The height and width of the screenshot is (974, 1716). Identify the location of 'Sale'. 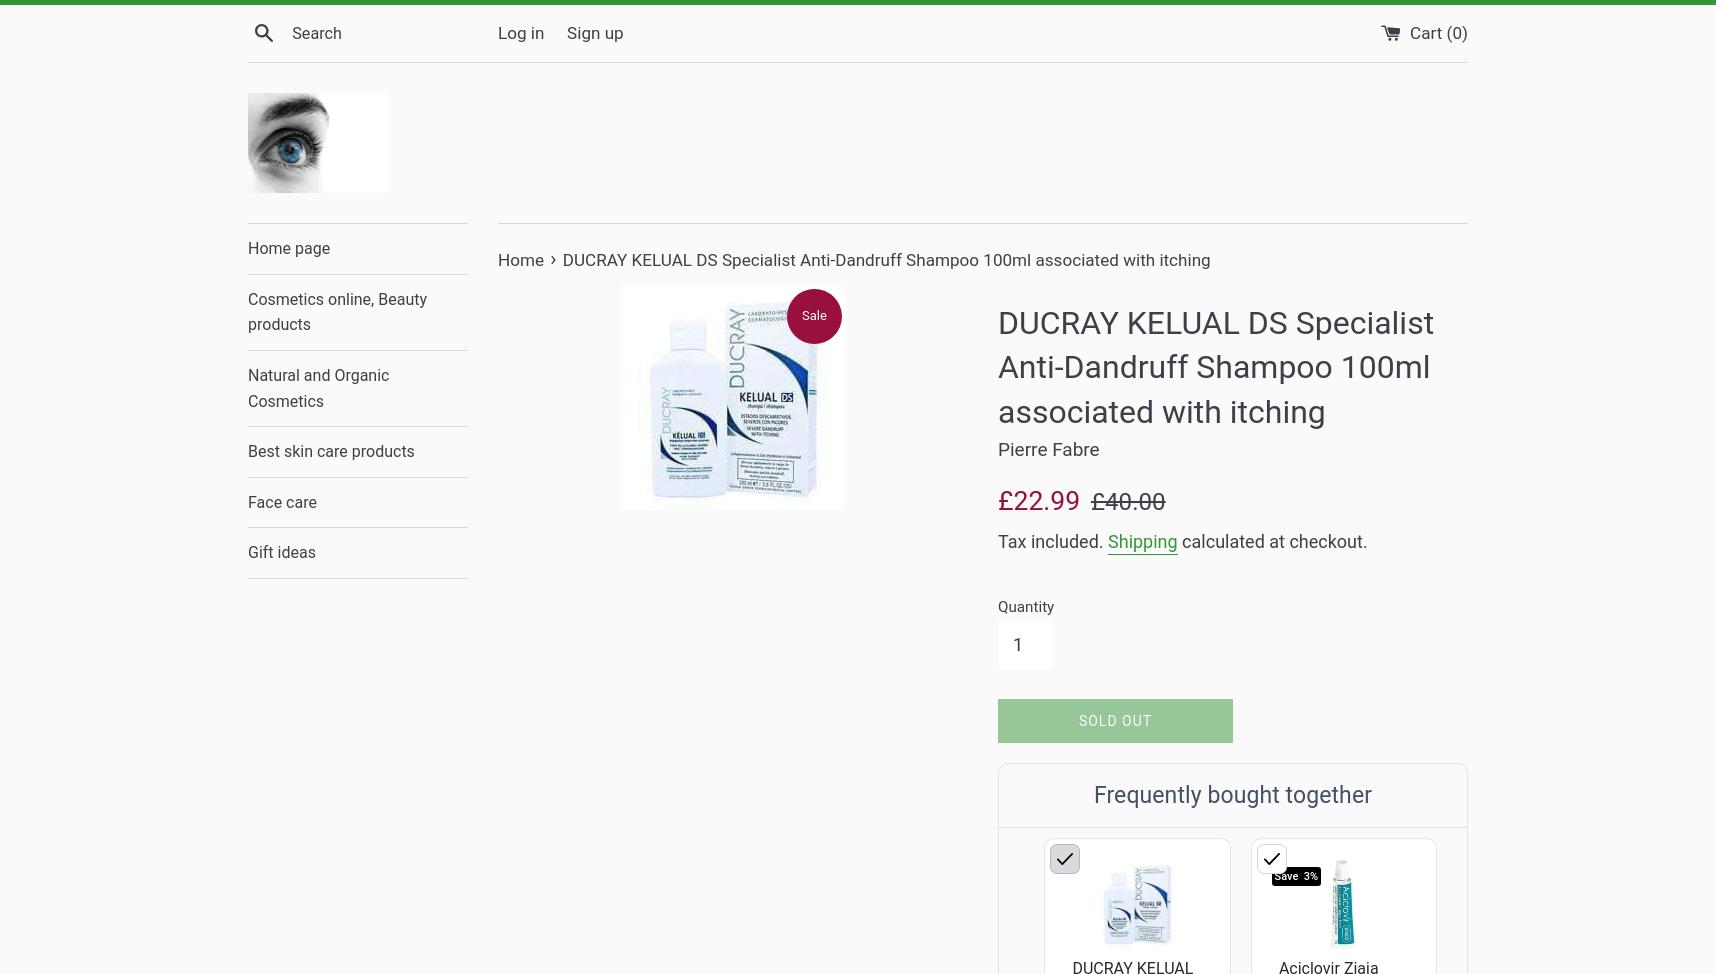
(802, 313).